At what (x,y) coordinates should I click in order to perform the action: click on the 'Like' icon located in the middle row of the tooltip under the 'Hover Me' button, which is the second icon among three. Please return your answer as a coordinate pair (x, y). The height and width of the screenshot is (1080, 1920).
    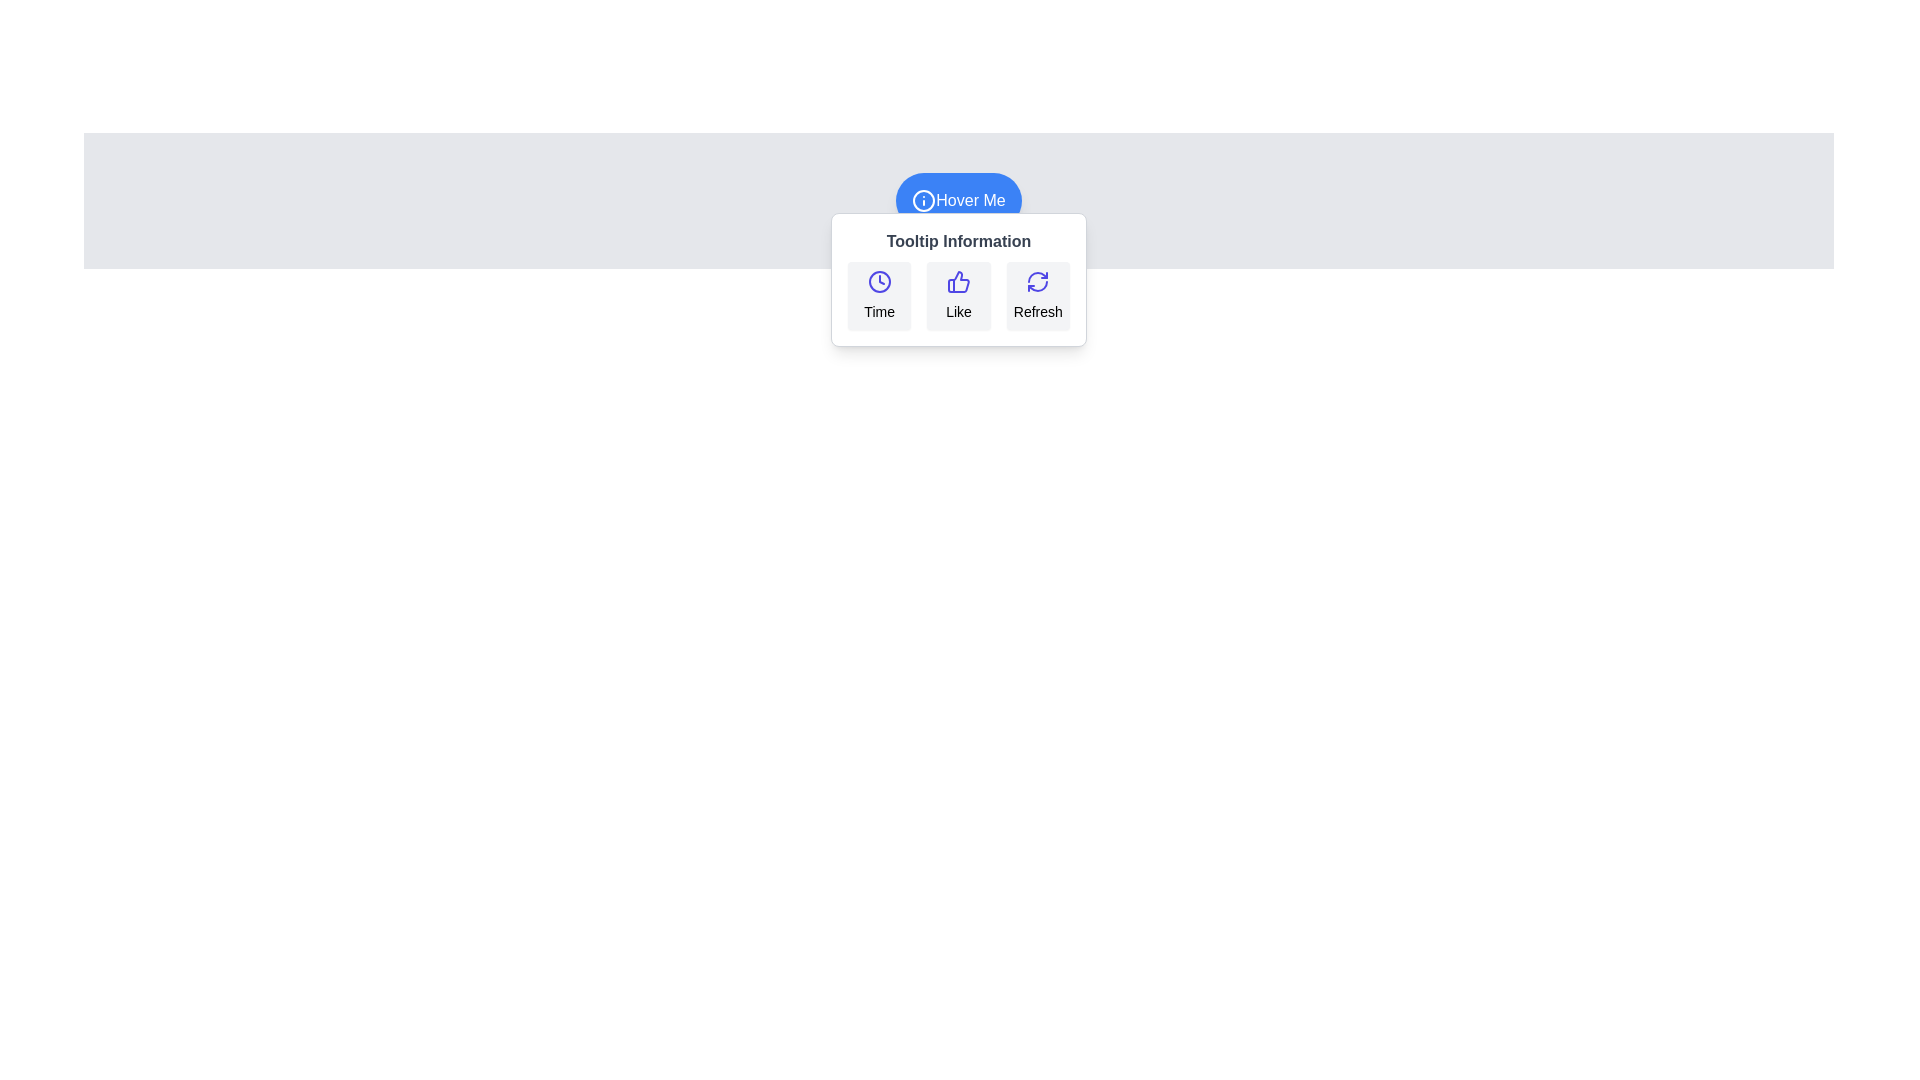
    Looking at the image, I should click on (957, 281).